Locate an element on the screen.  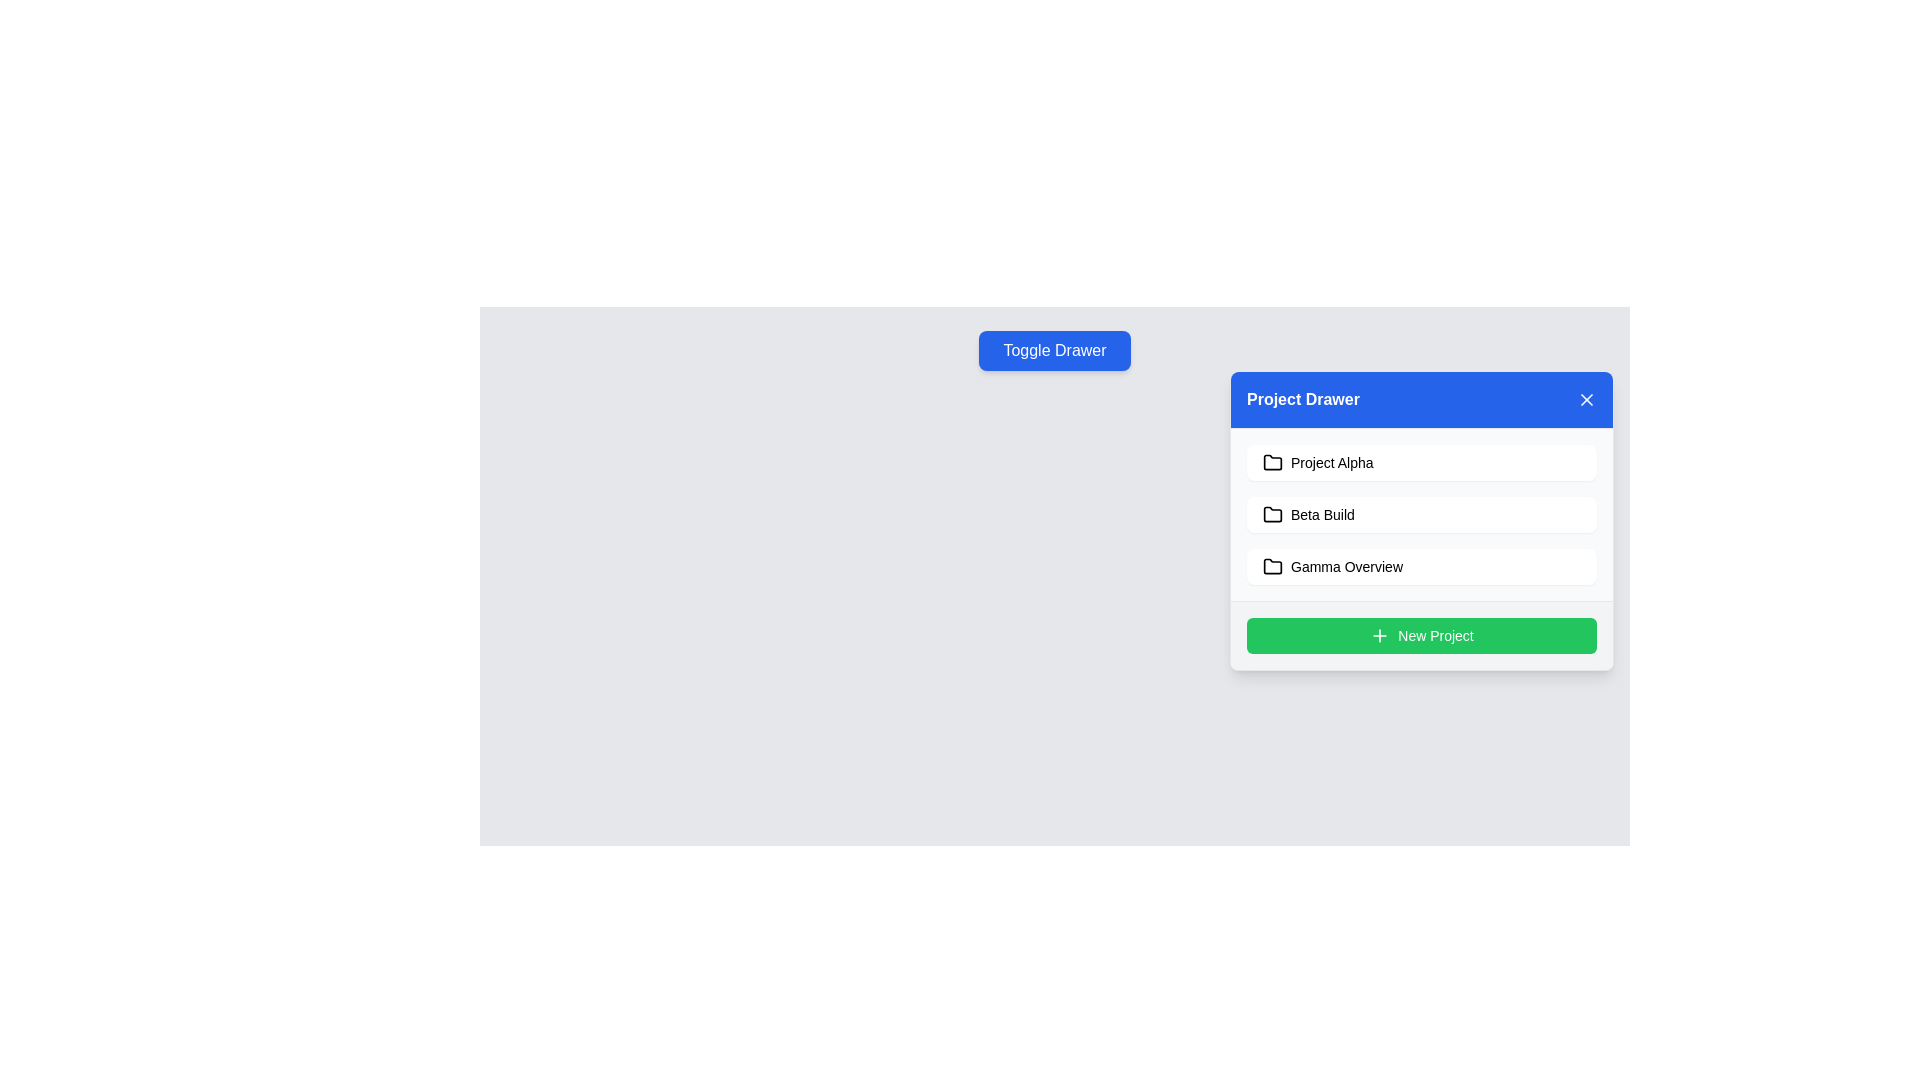
the folder icon representing the project named 'Beta Build' located in the Project Drawer panel, which is the second folder icon between 'Project Alpha' and 'Gamma Overview' is located at coordinates (1271, 512).